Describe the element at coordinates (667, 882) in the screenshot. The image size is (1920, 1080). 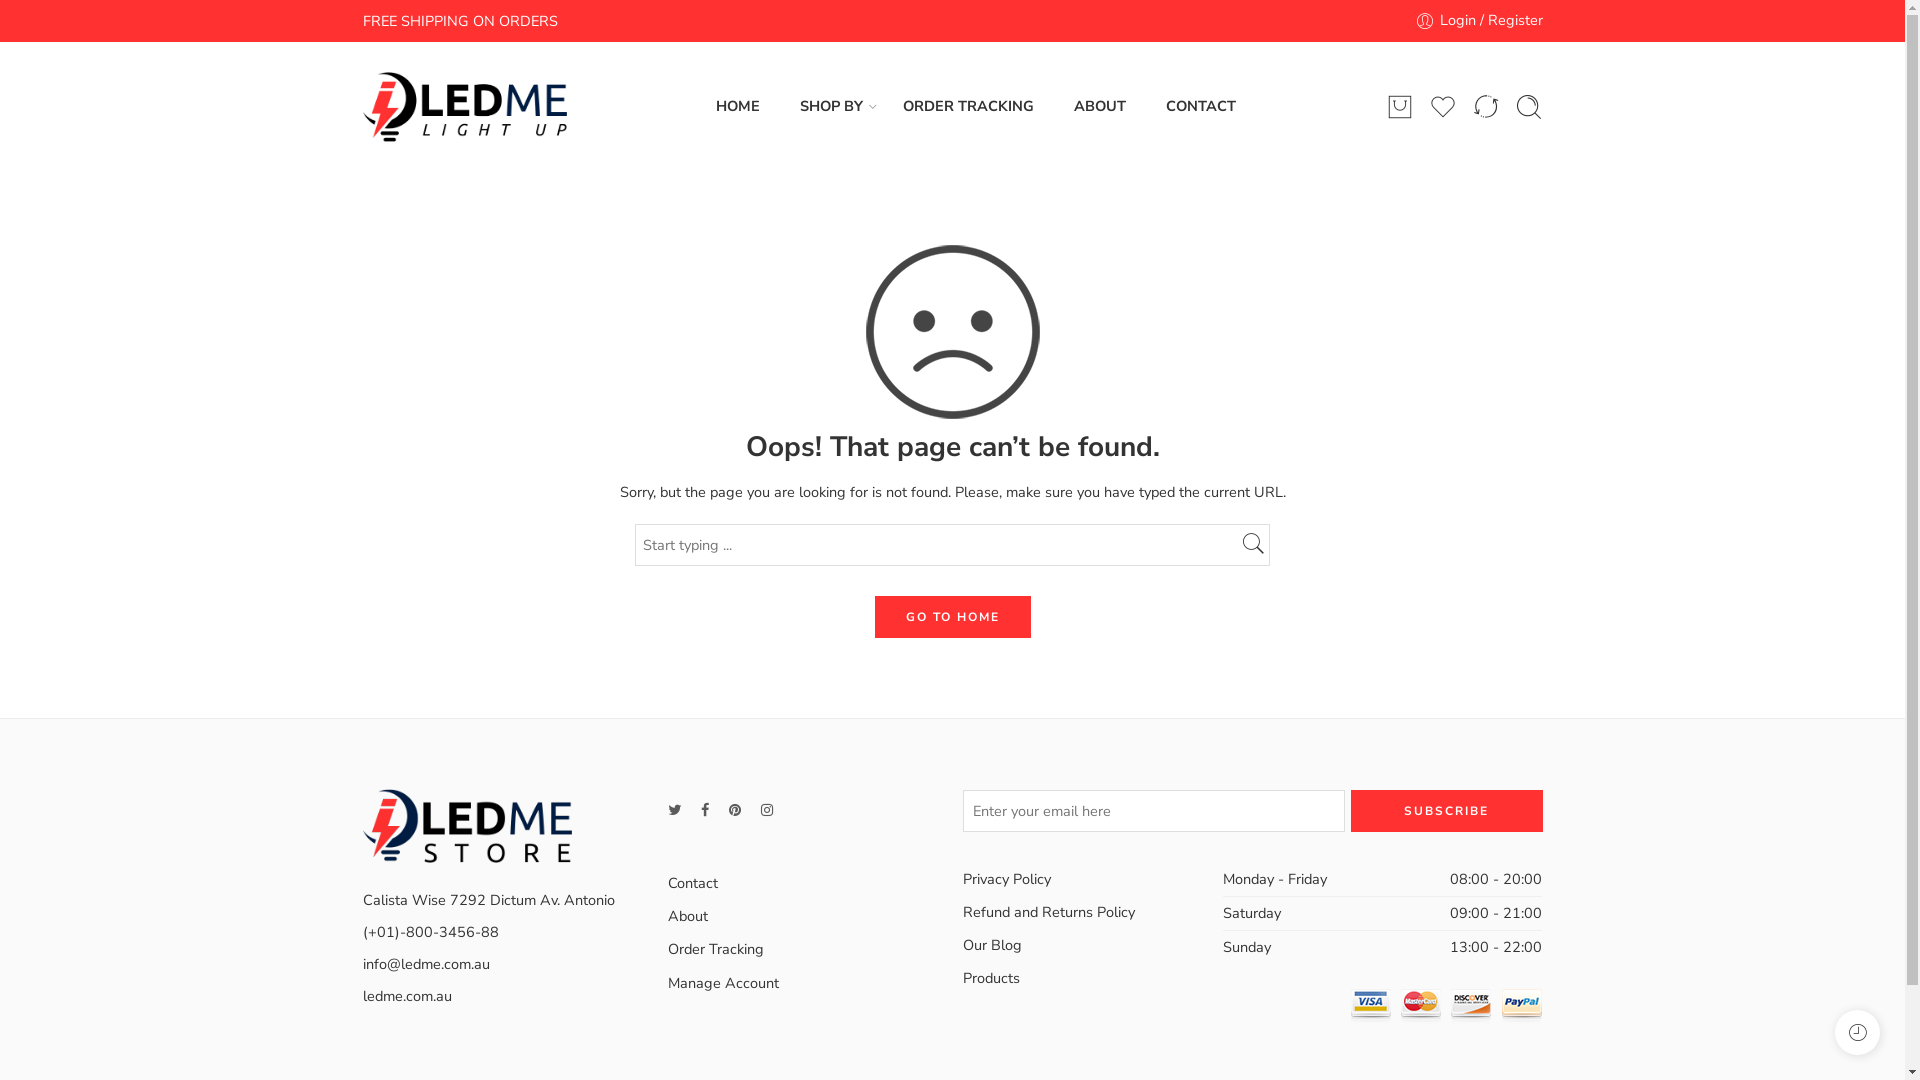
I see `'Contact'` at that location.